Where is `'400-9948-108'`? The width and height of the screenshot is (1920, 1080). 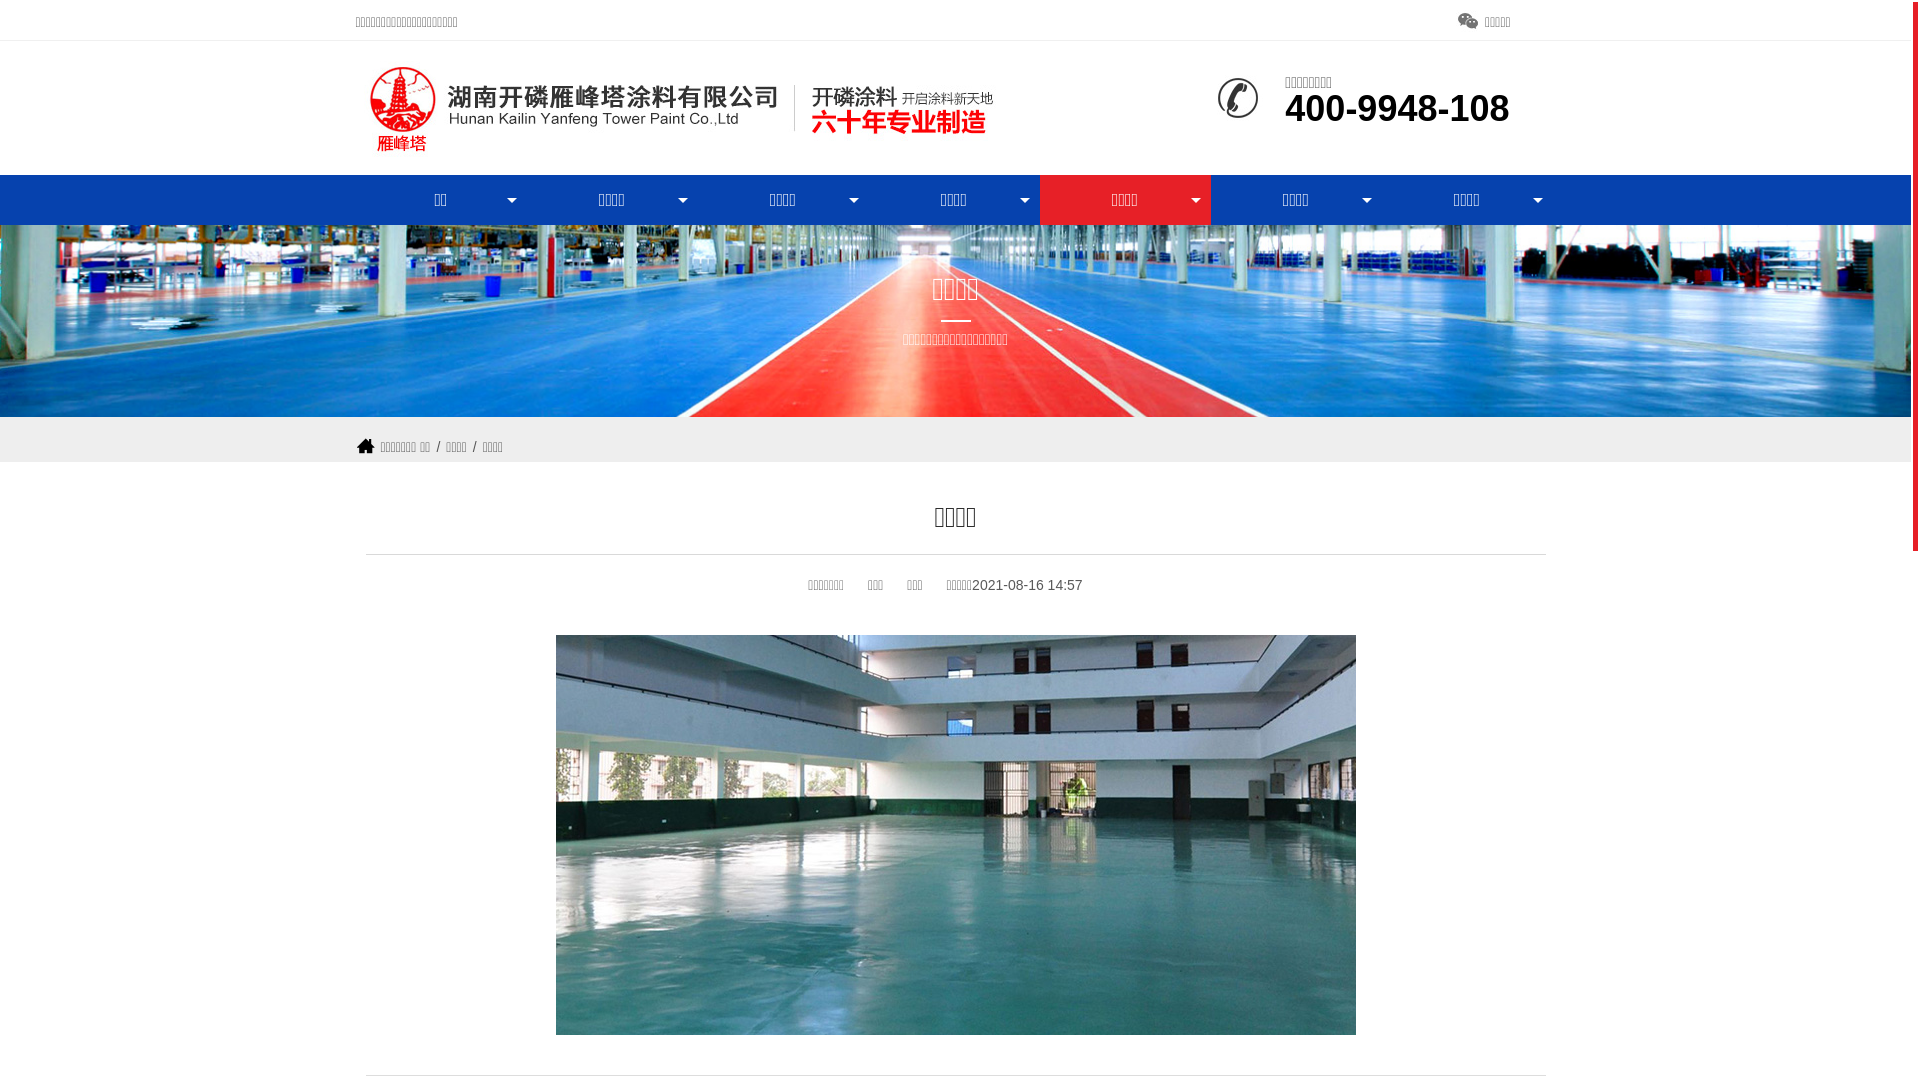 '400-9948-108' is located at coordinates (1395, 112).